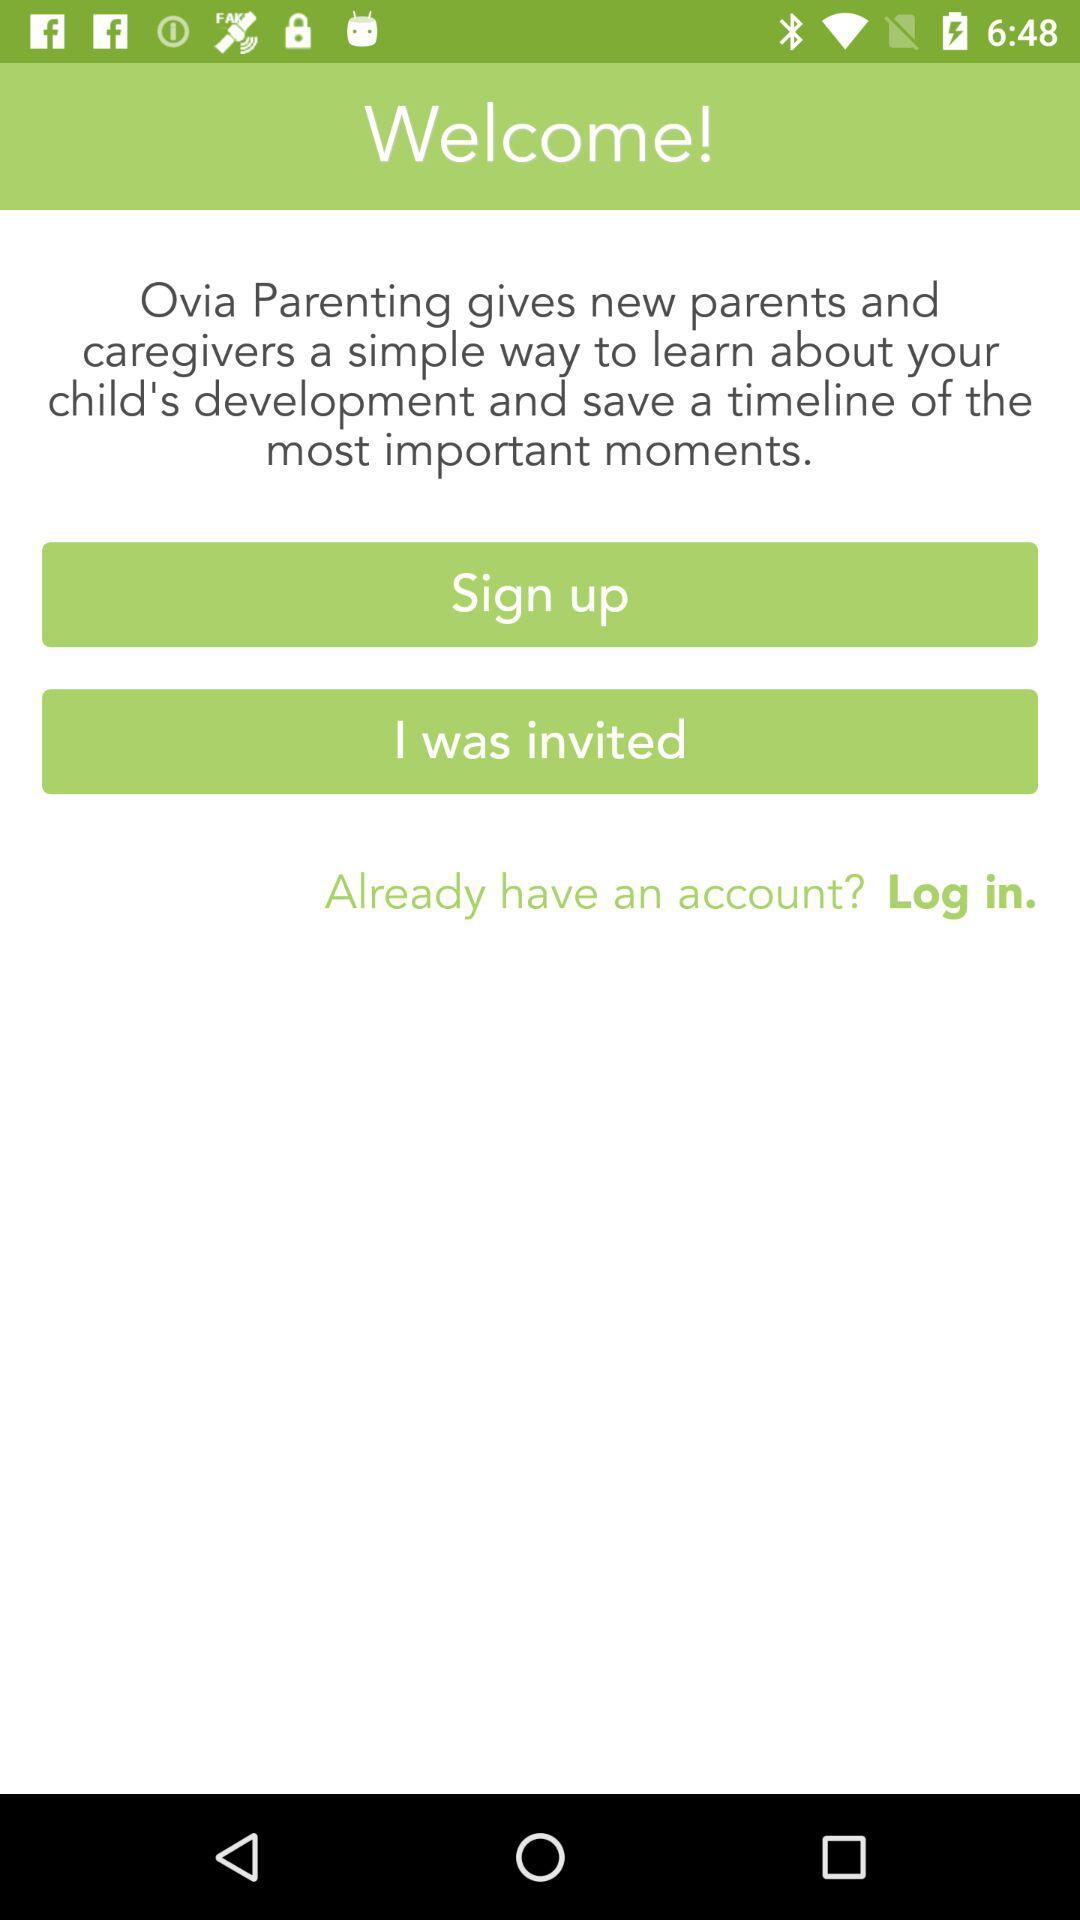 The image size is (1080, 1920). Describe the element at coordinates (950, 890) in the screenshot. I see `icon below the i was invited` at that location.